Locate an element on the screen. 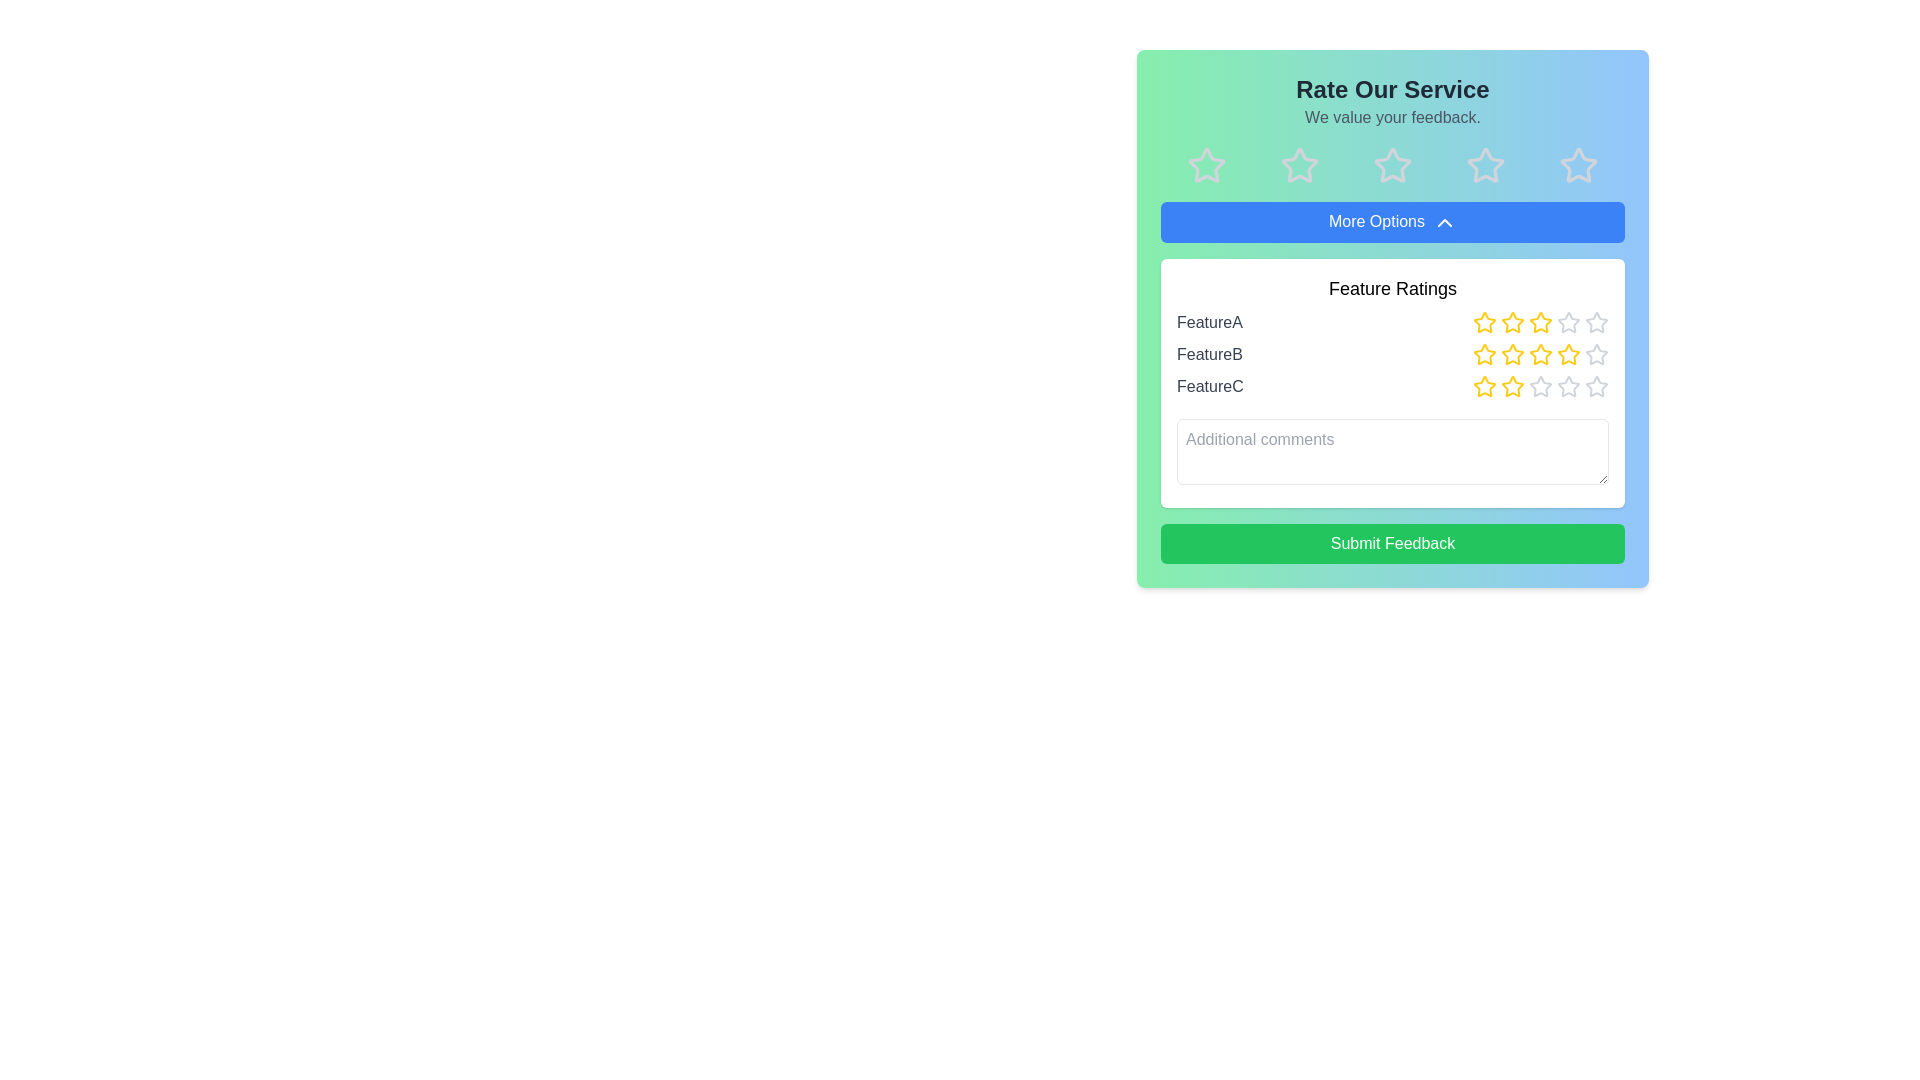 The width and height of the screenshot is (1920, 1080). the fourth star icon for 'FeatureB', a yellow star with a hollow center is located at coordinates (1539, 353).